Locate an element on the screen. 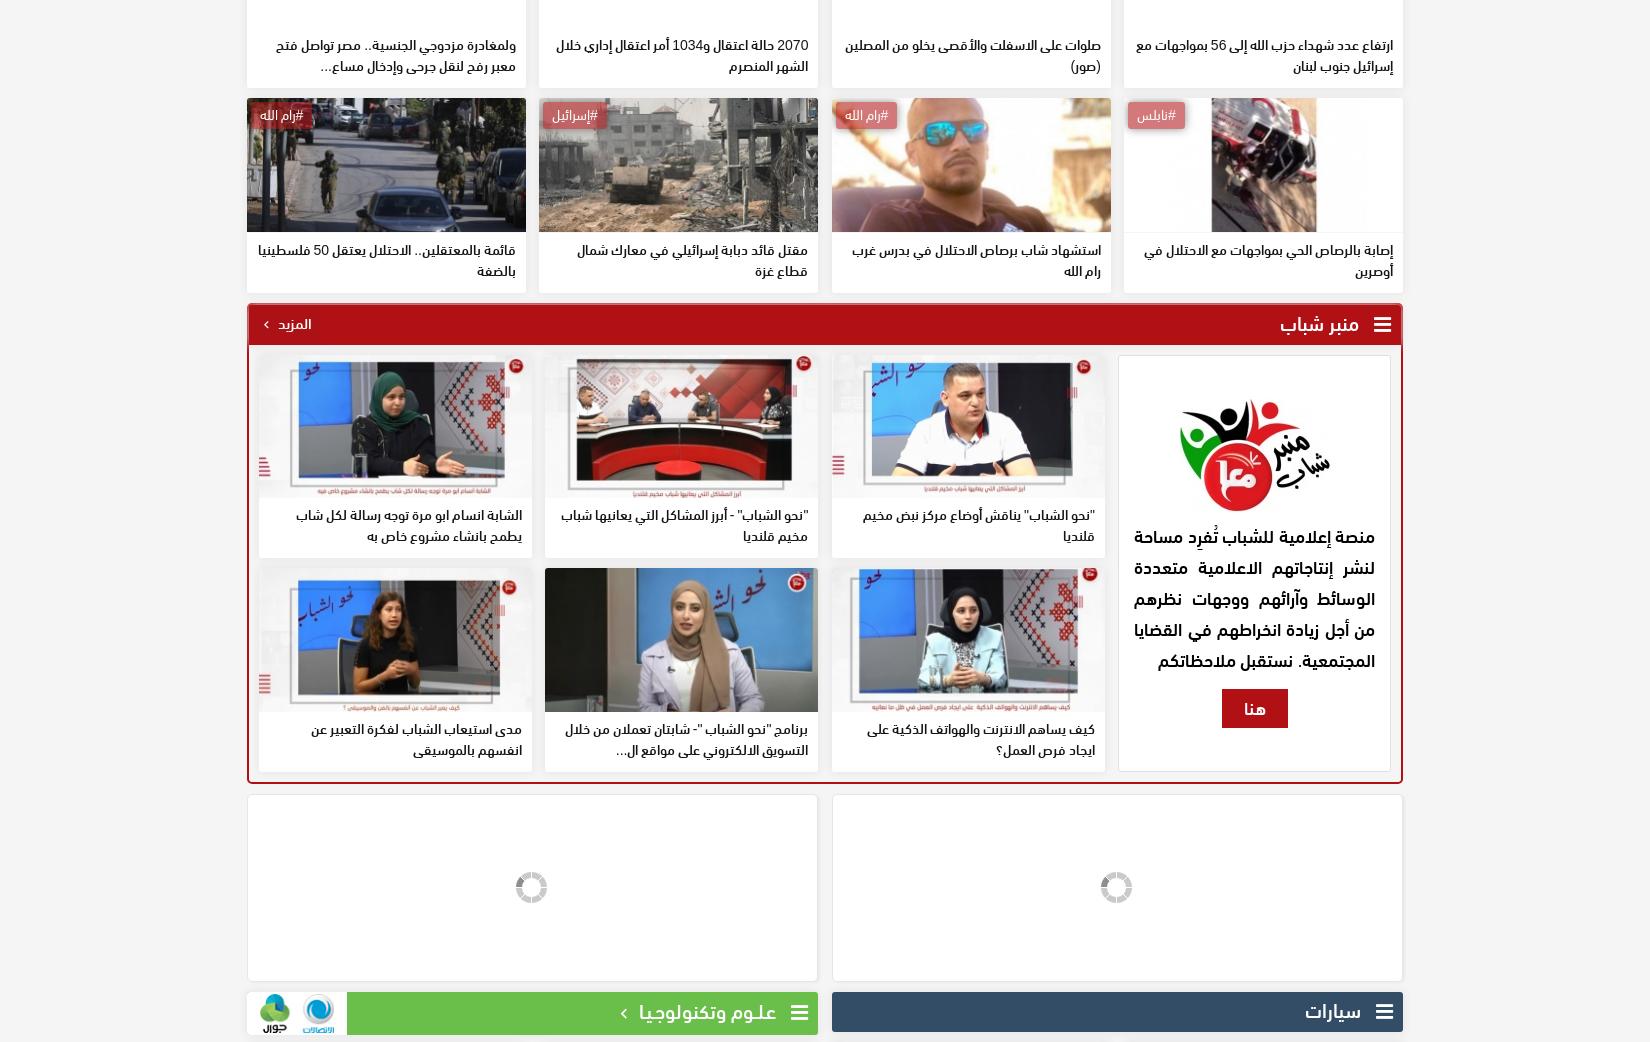  '"نحو الشباب" يناقش أوضاع مركز نبض مخيم قلنديا' is located at coordinates (977, 670).